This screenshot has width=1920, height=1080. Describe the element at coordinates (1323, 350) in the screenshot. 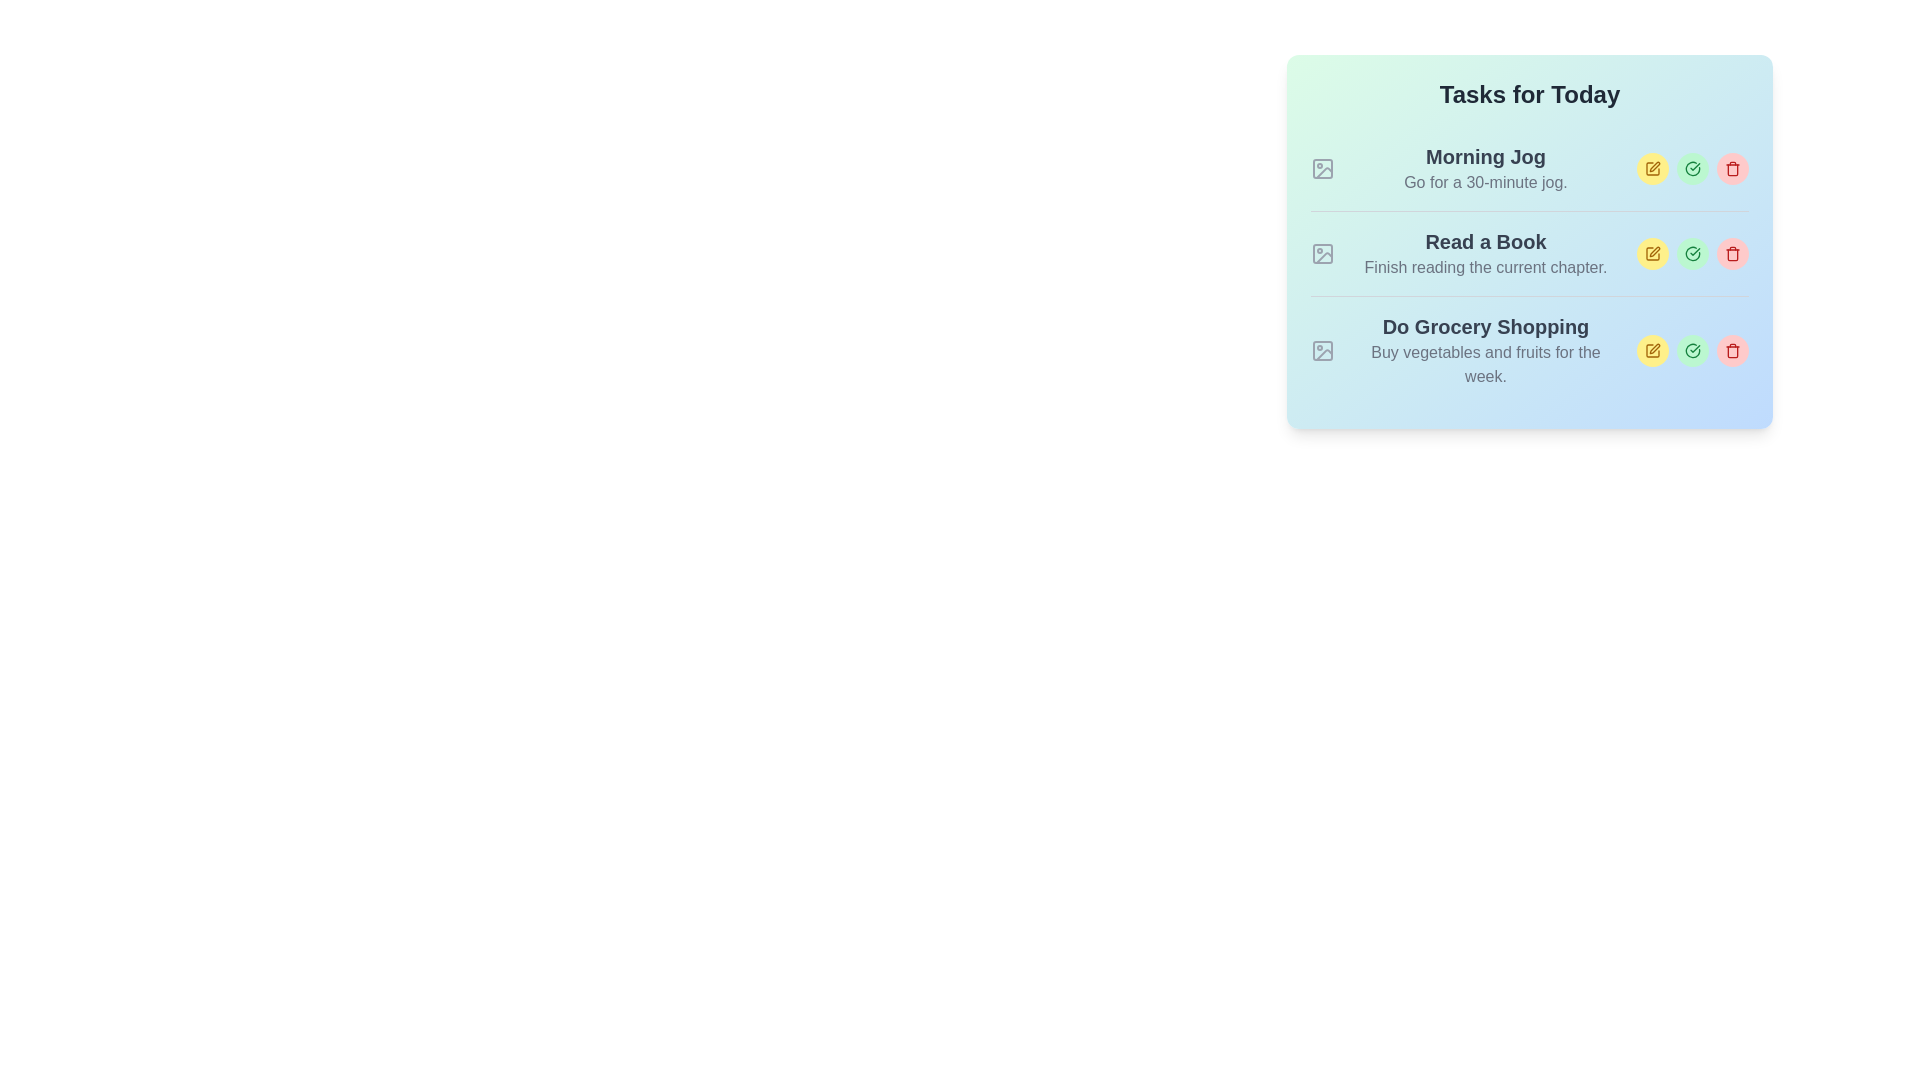

I see `the small gray icon resembling an image placeholder, located to the left of the text 'Do Grocery Shopping'` at that location.